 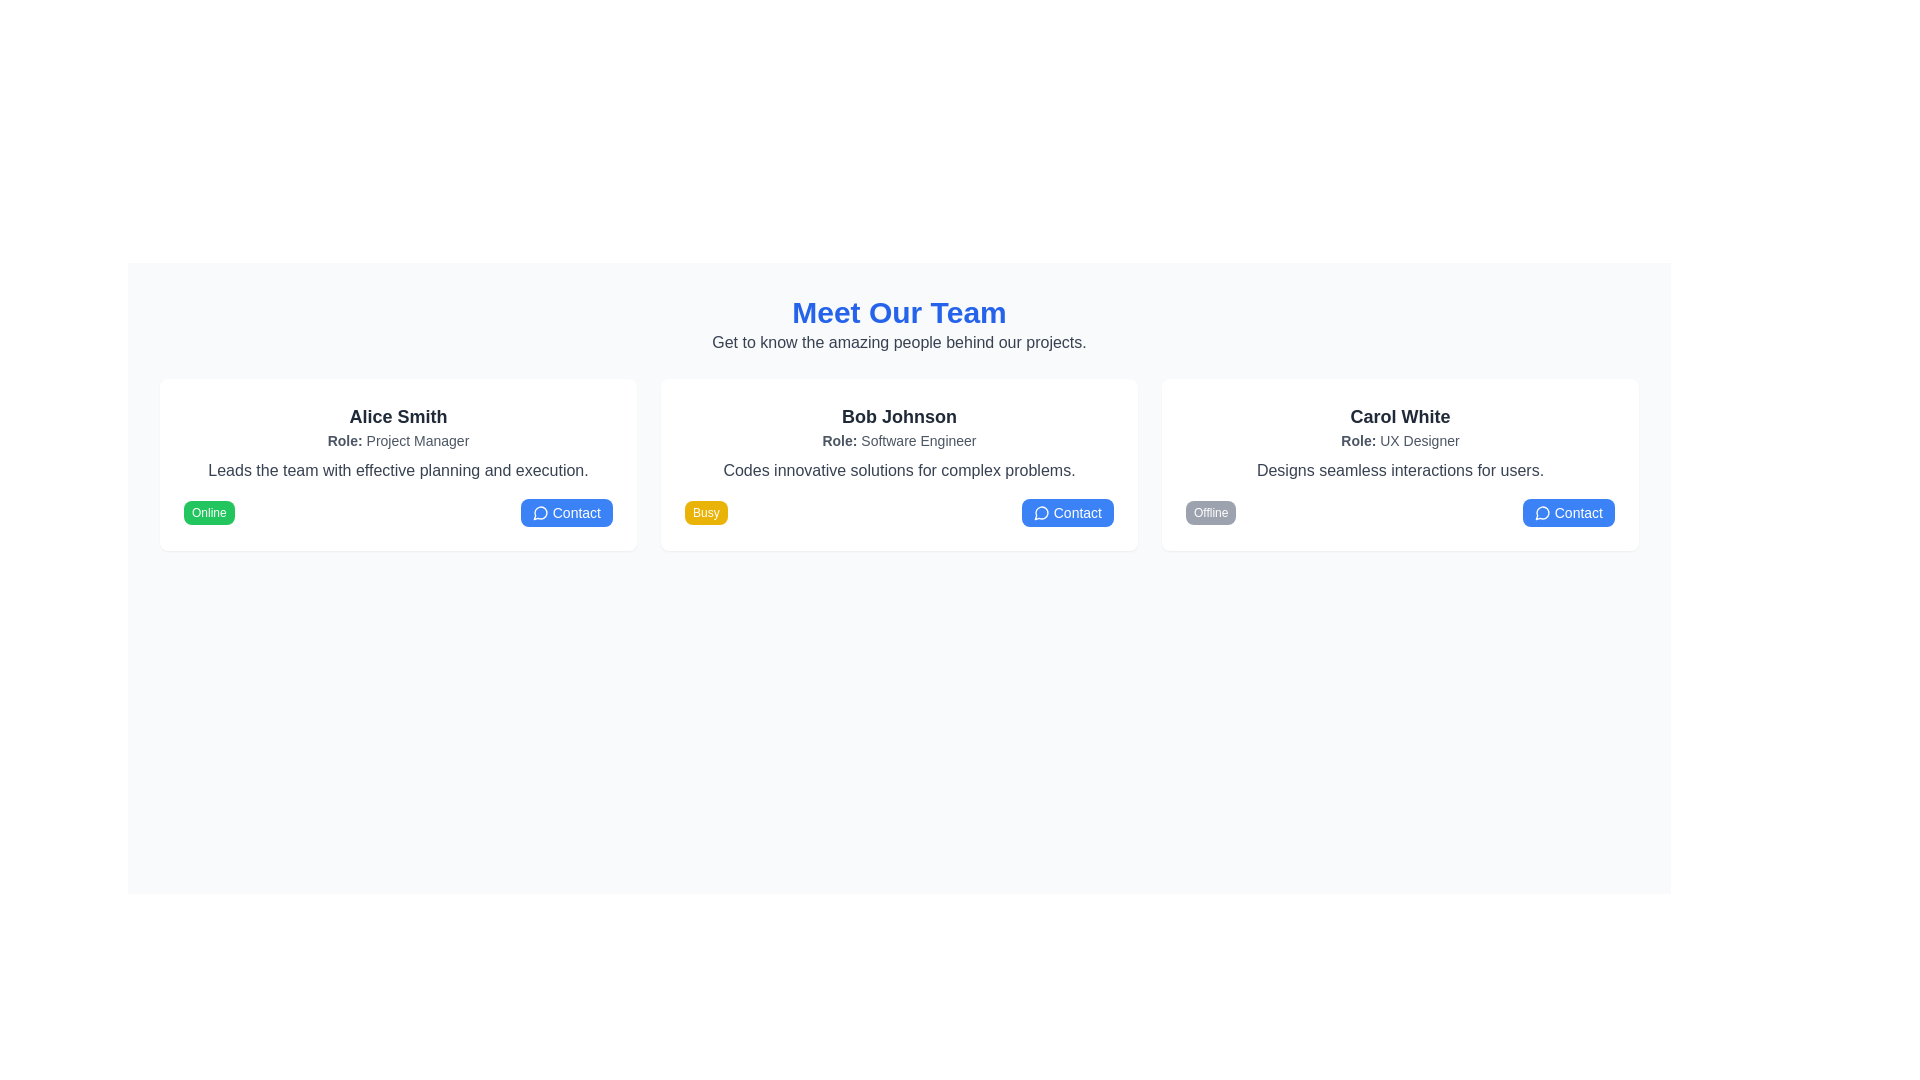 I want to click on text label that describes the professional role associated with 'Carol White', located below her name and above the description text within the card, so click(x=1399, y=439).